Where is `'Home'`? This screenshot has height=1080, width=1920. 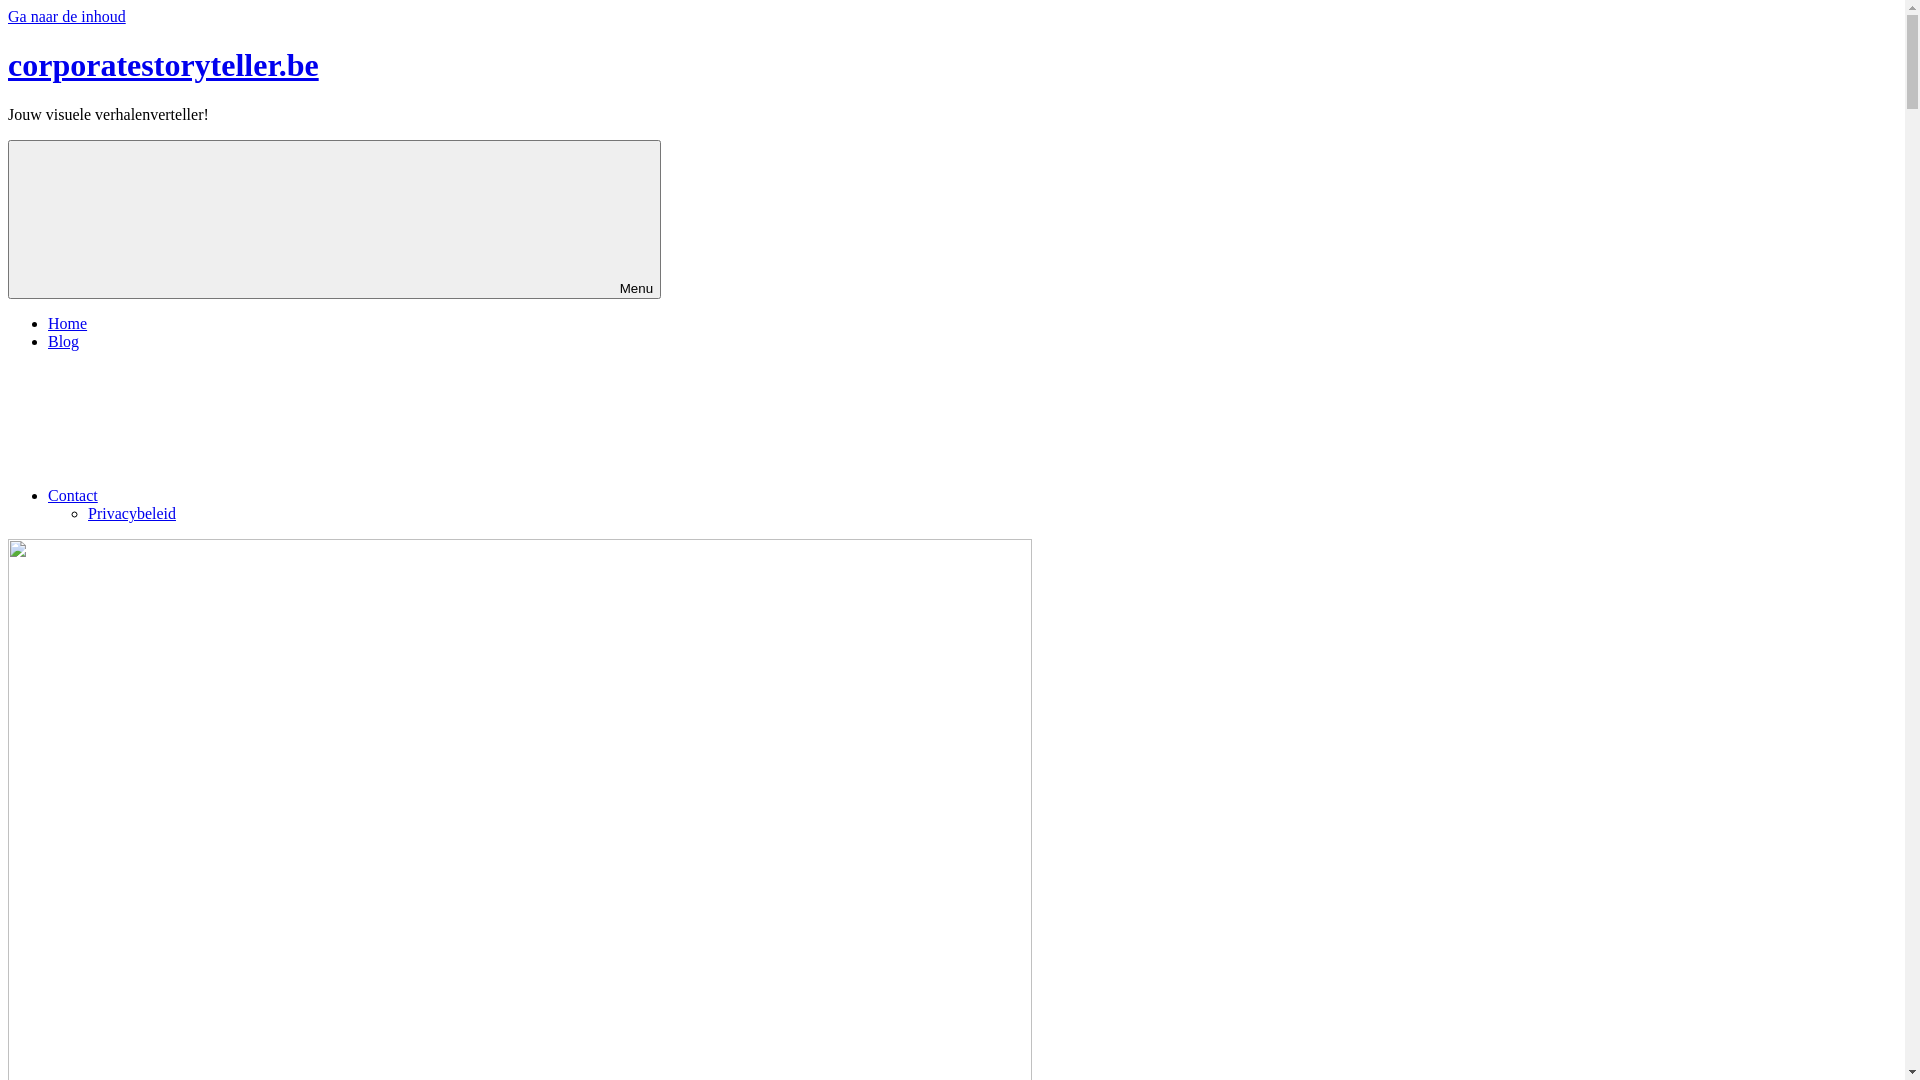 'Home' is located at coordinates (48, 322).